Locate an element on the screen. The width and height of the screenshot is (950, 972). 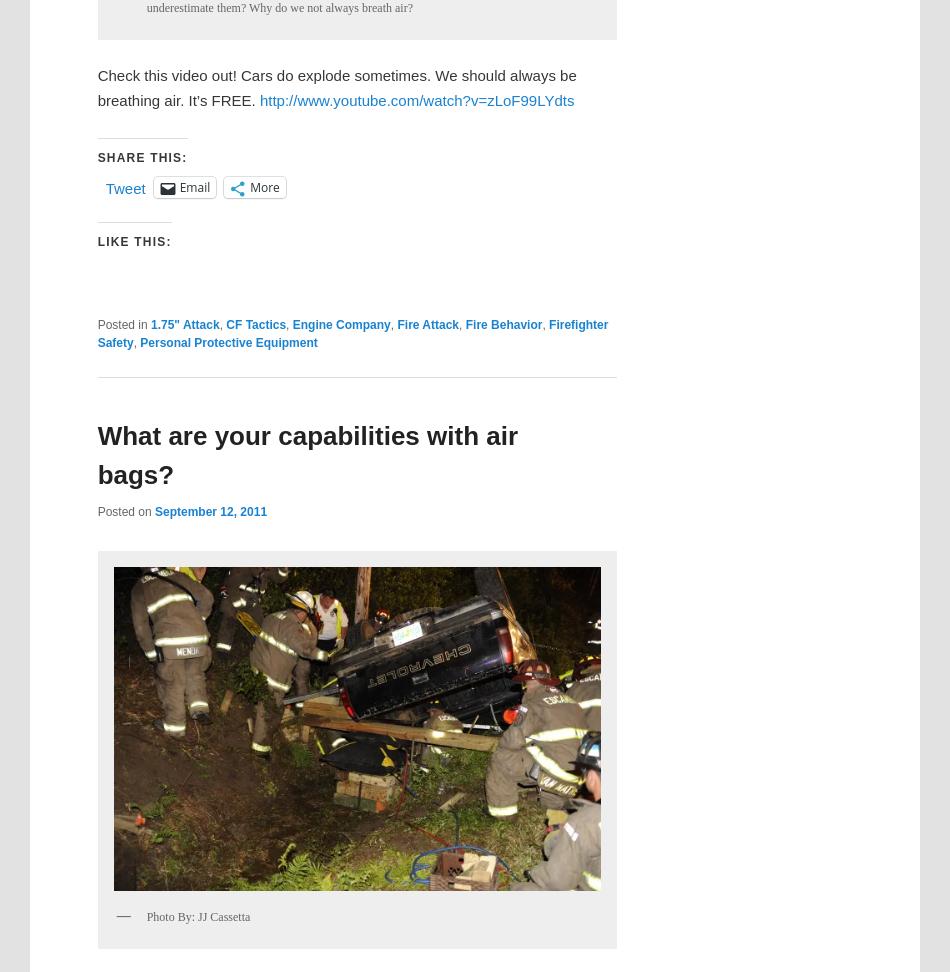
'Share this:' is located at coordinates (142, 156).